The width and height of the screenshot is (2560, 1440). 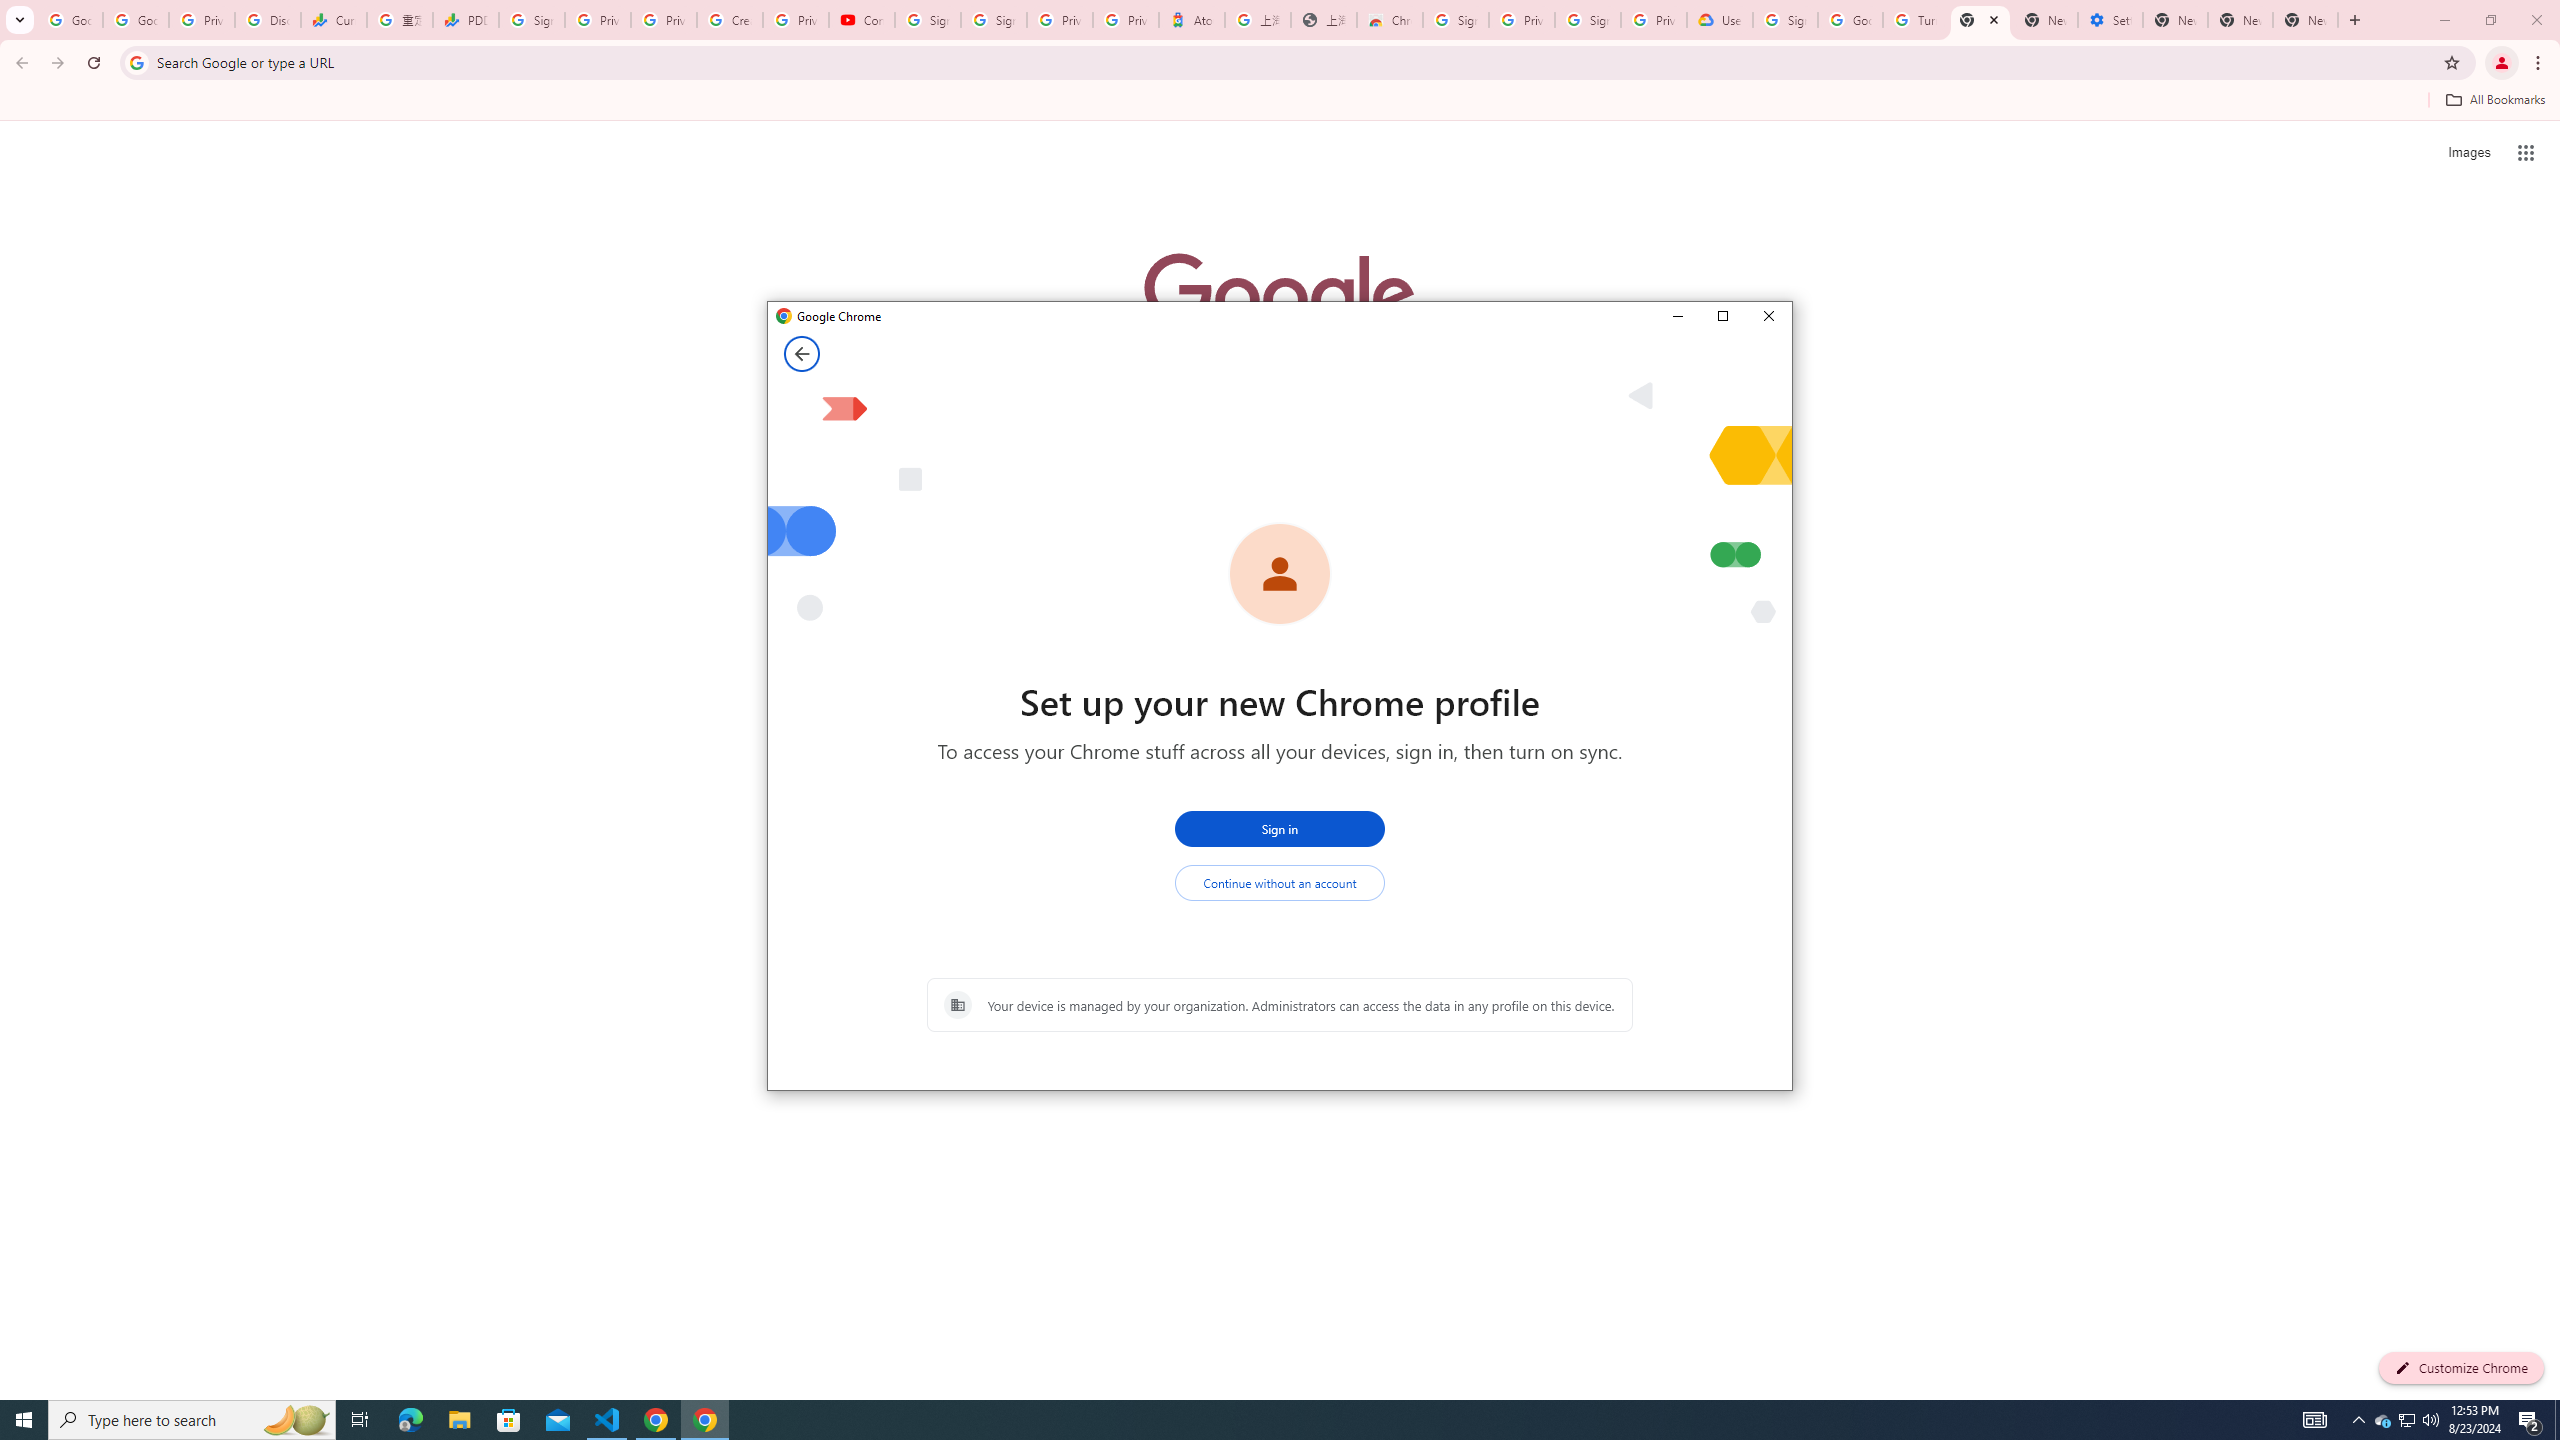 What do you see at coordinates (24, 1418) in the screenshot?
I see `'Start'` at bounding box center [24, 1418].